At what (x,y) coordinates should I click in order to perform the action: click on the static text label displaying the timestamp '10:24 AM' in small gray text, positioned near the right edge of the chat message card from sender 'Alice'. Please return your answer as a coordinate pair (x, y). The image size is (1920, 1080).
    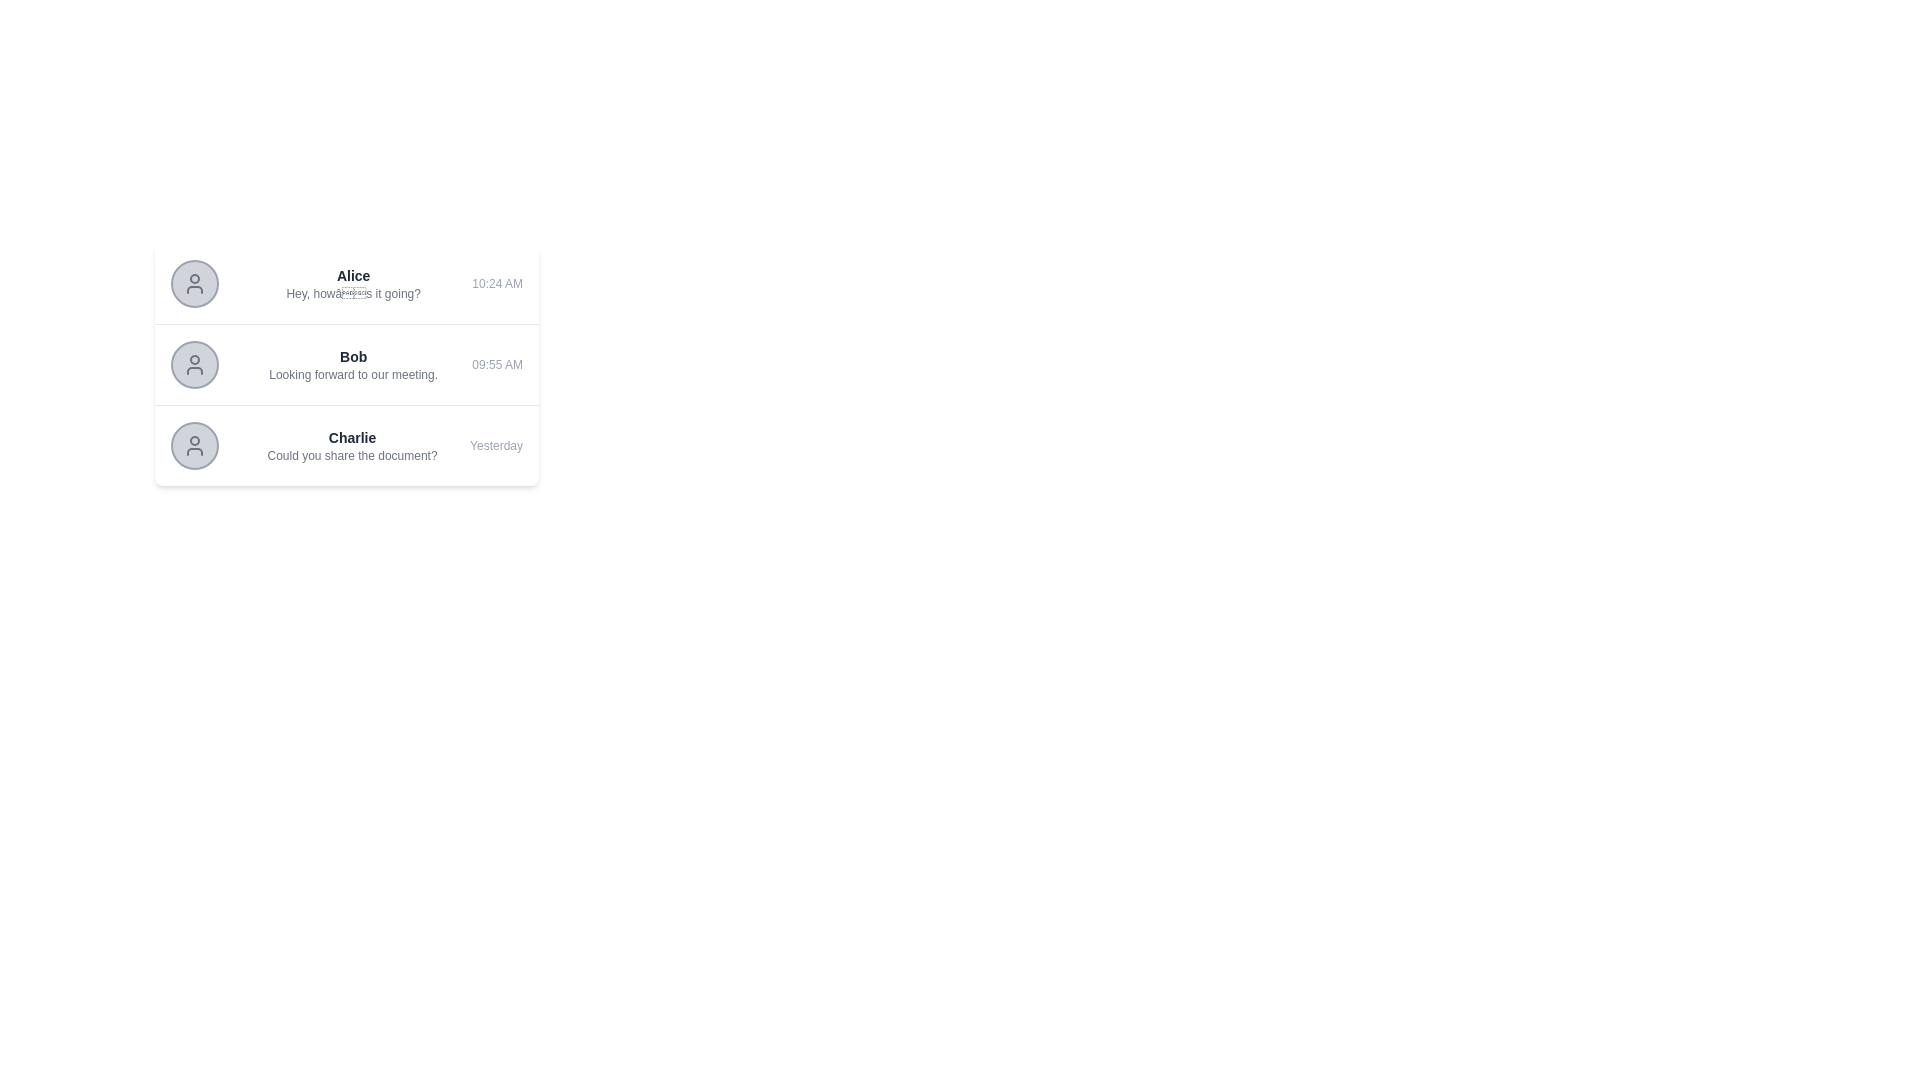
    Looking at the image, I should click on (497, 284).